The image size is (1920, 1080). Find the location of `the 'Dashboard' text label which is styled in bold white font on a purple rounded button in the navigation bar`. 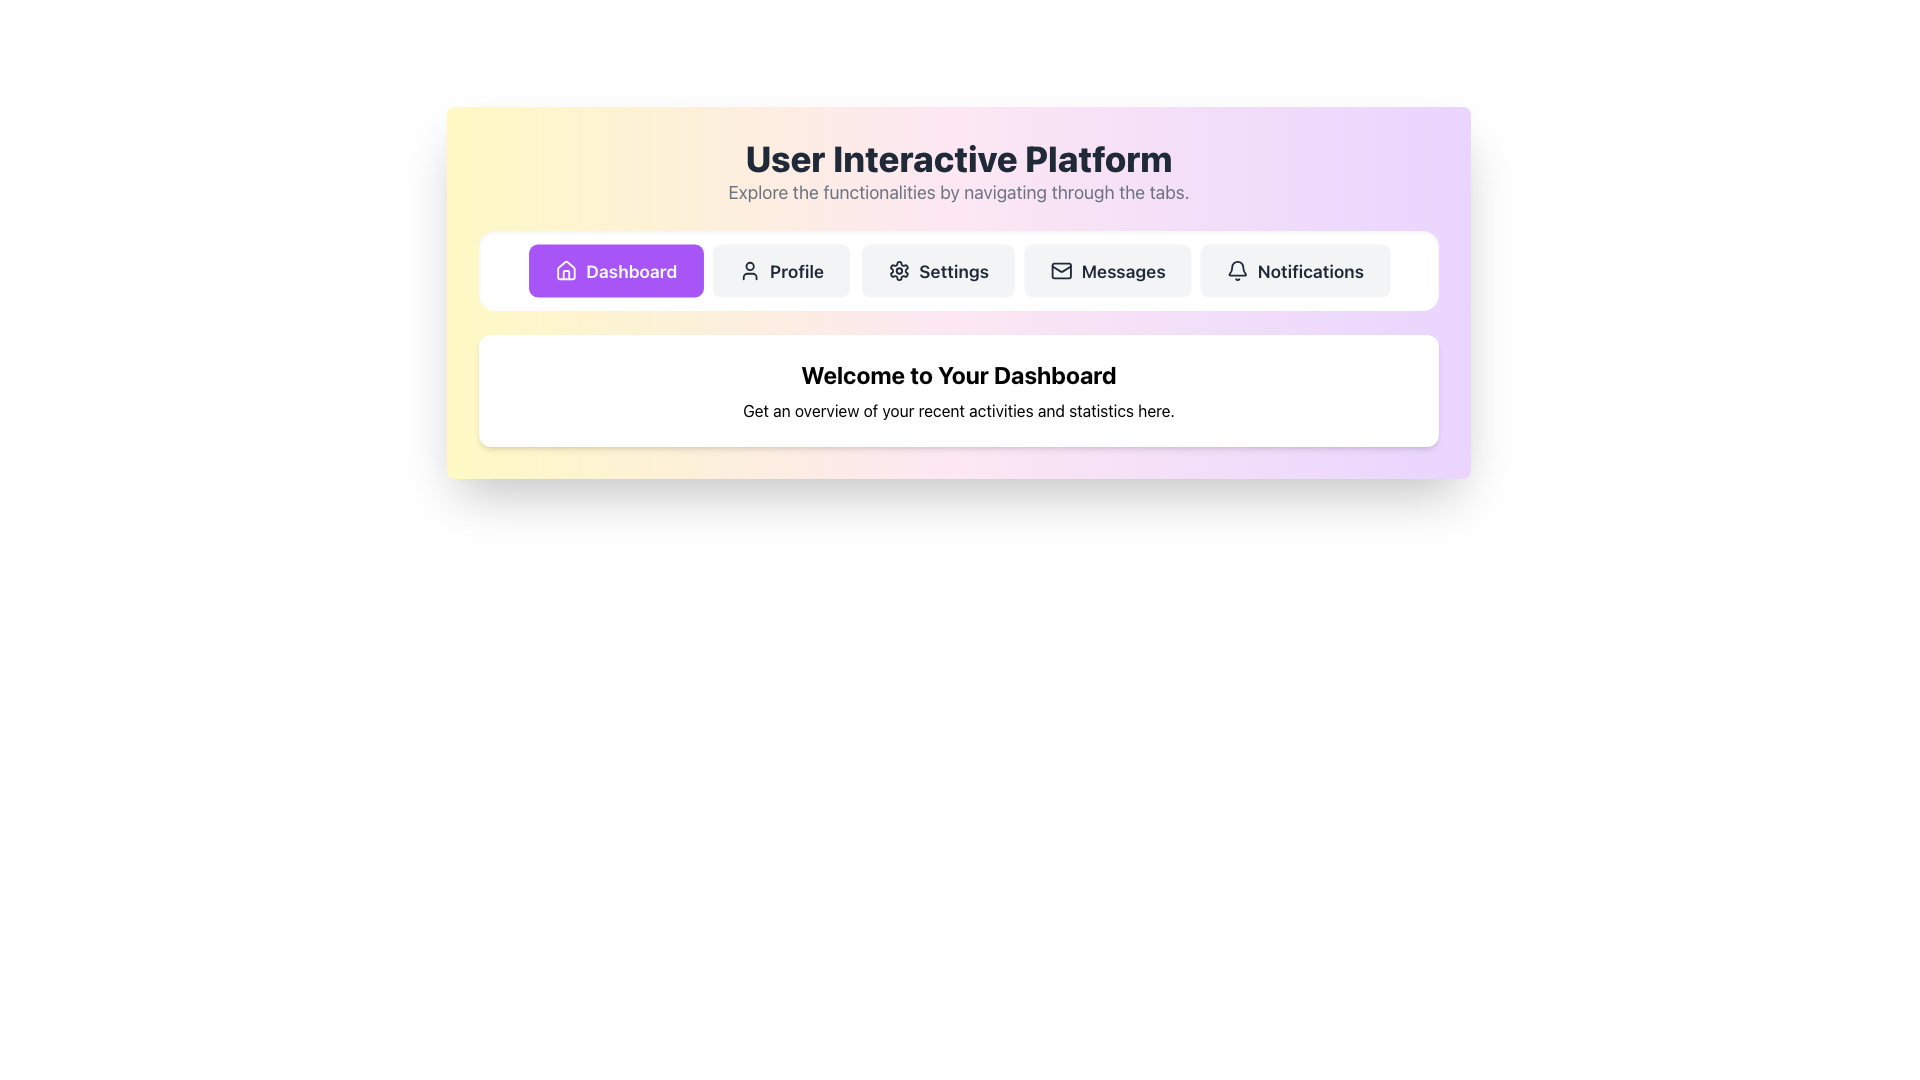

the 'Dashboard' text label which is styled in bold white font on a purple rounded button in the navigation bar is located at coordinates (630, 270).